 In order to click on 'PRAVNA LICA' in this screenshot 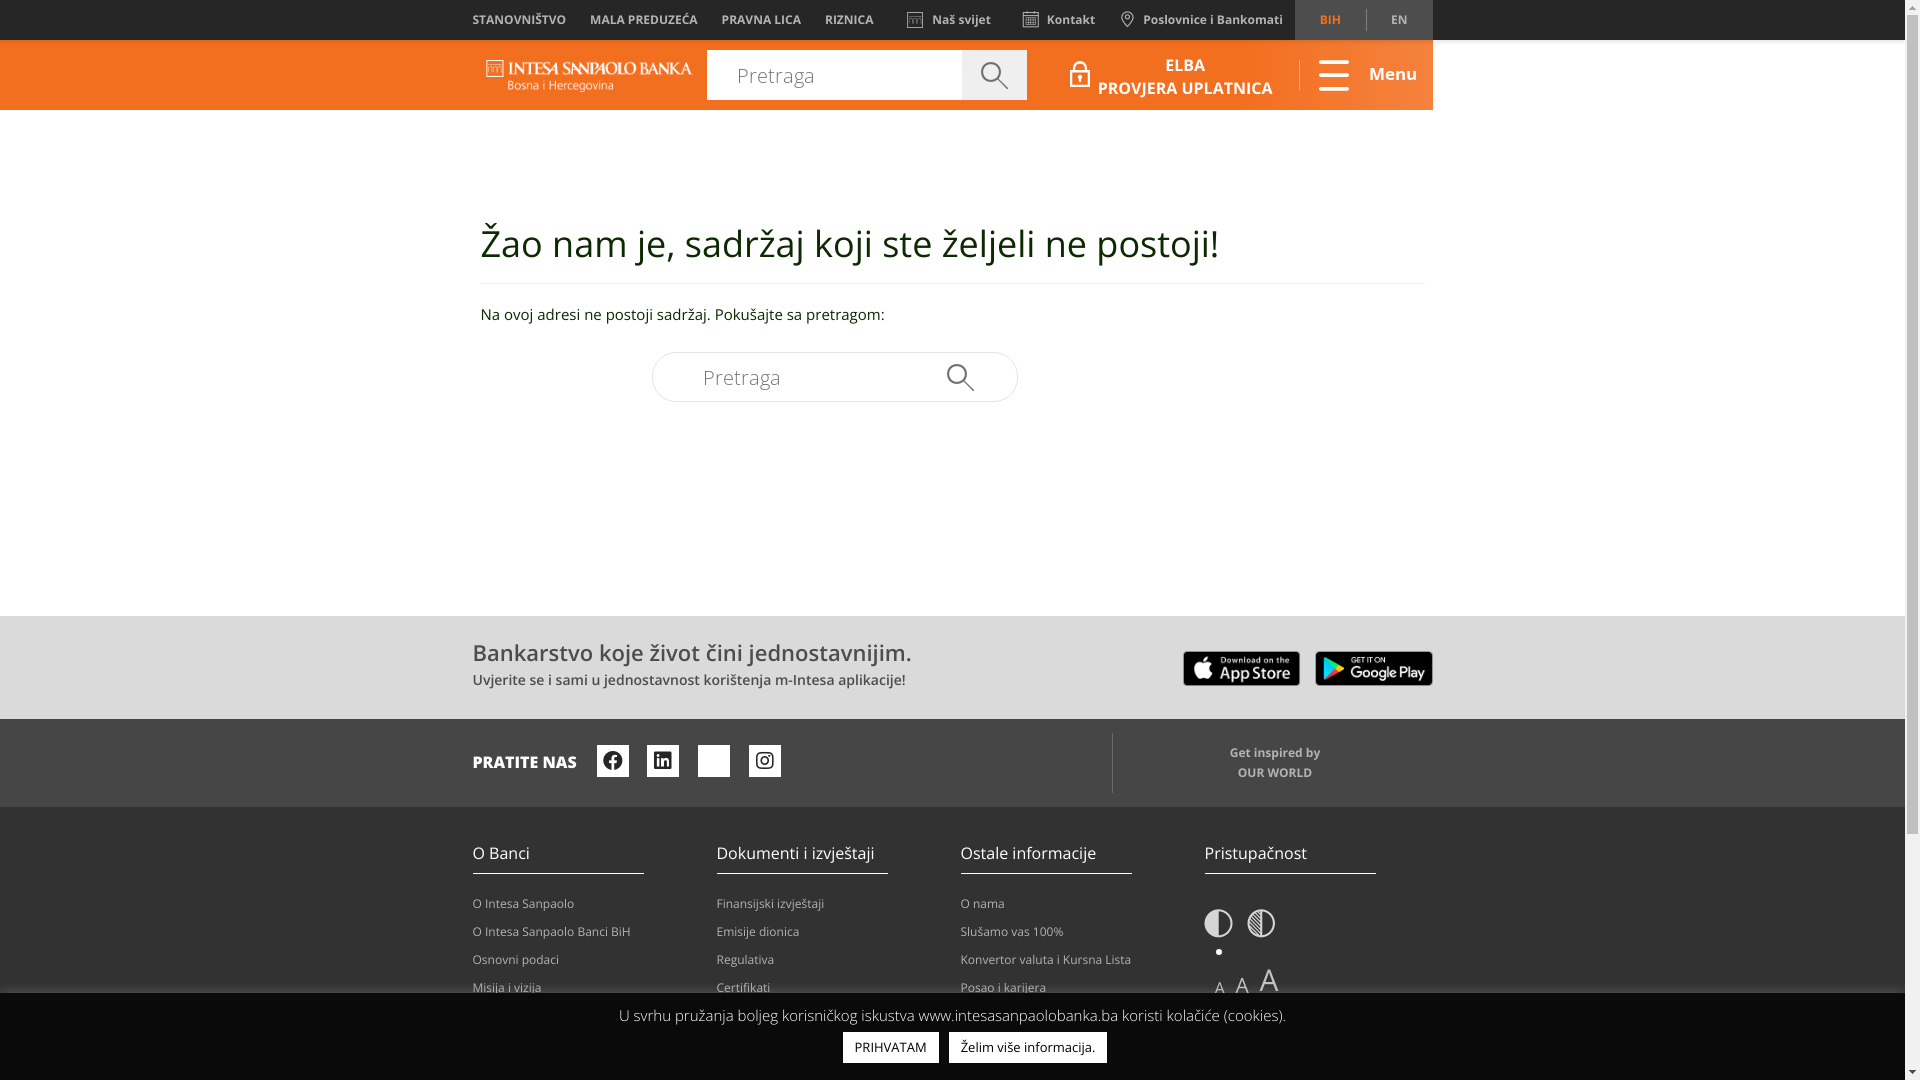, I will do `click(760, 19)`.